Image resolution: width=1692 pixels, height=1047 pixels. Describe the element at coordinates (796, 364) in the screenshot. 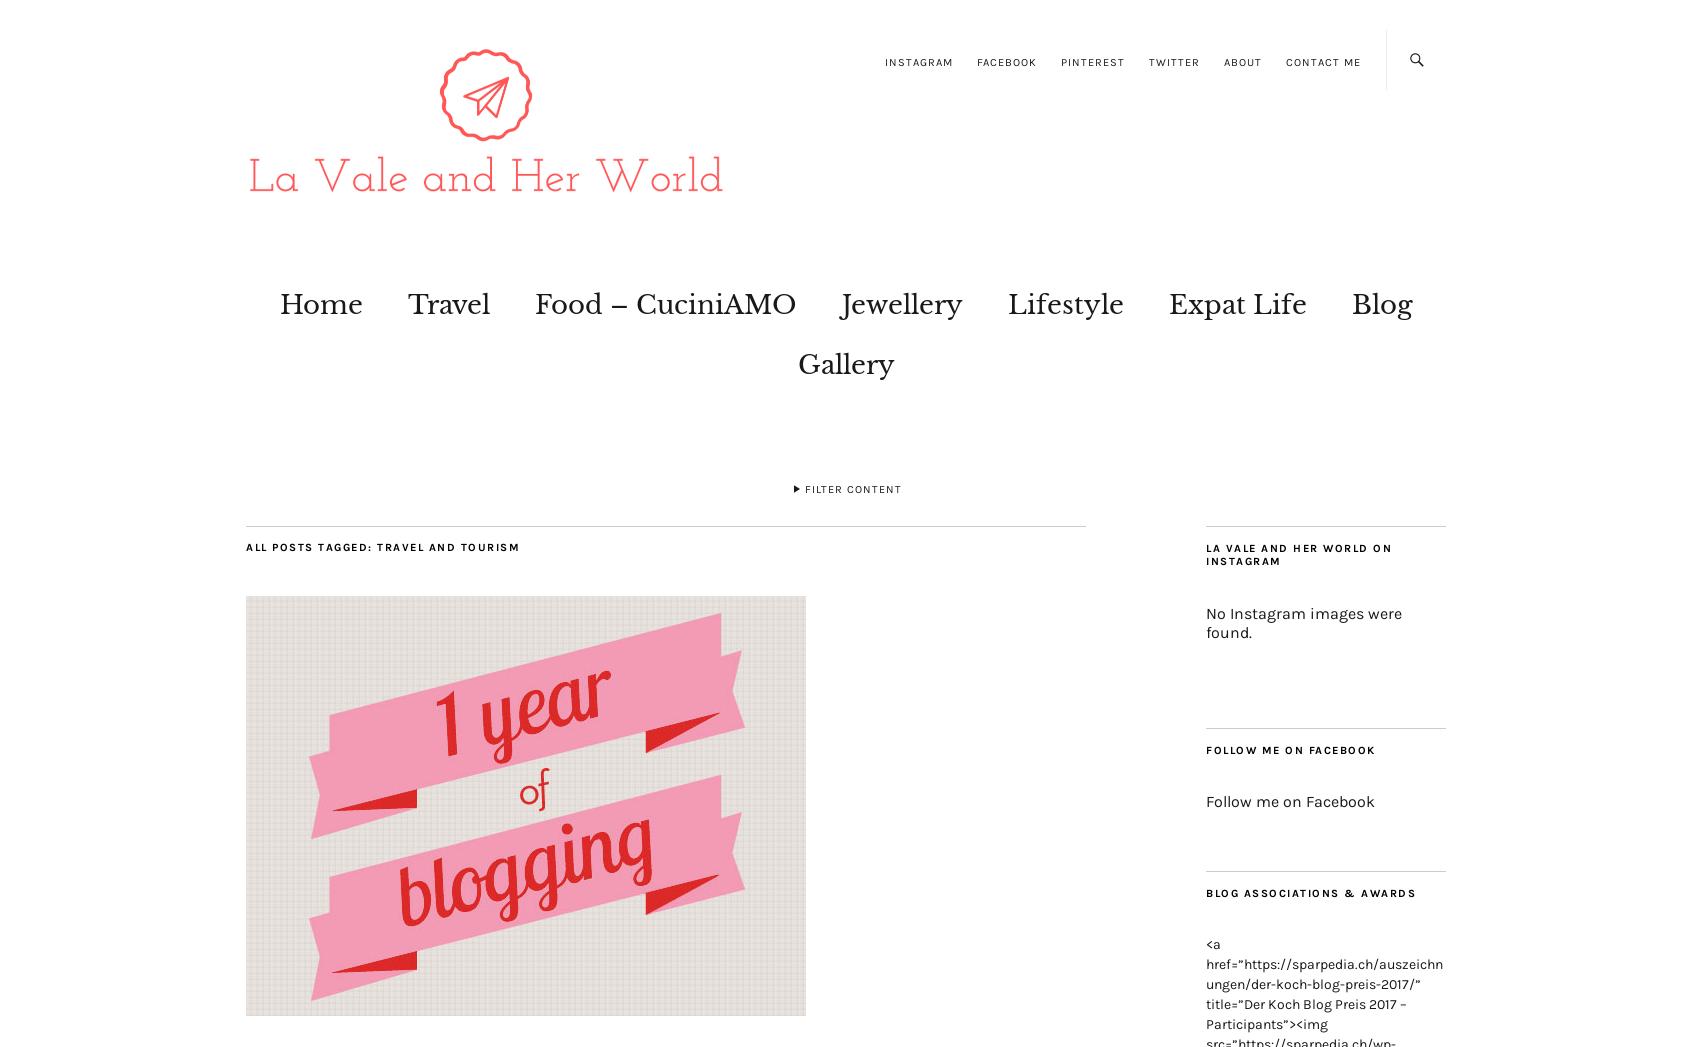

I see `'Gallery'` at that location.